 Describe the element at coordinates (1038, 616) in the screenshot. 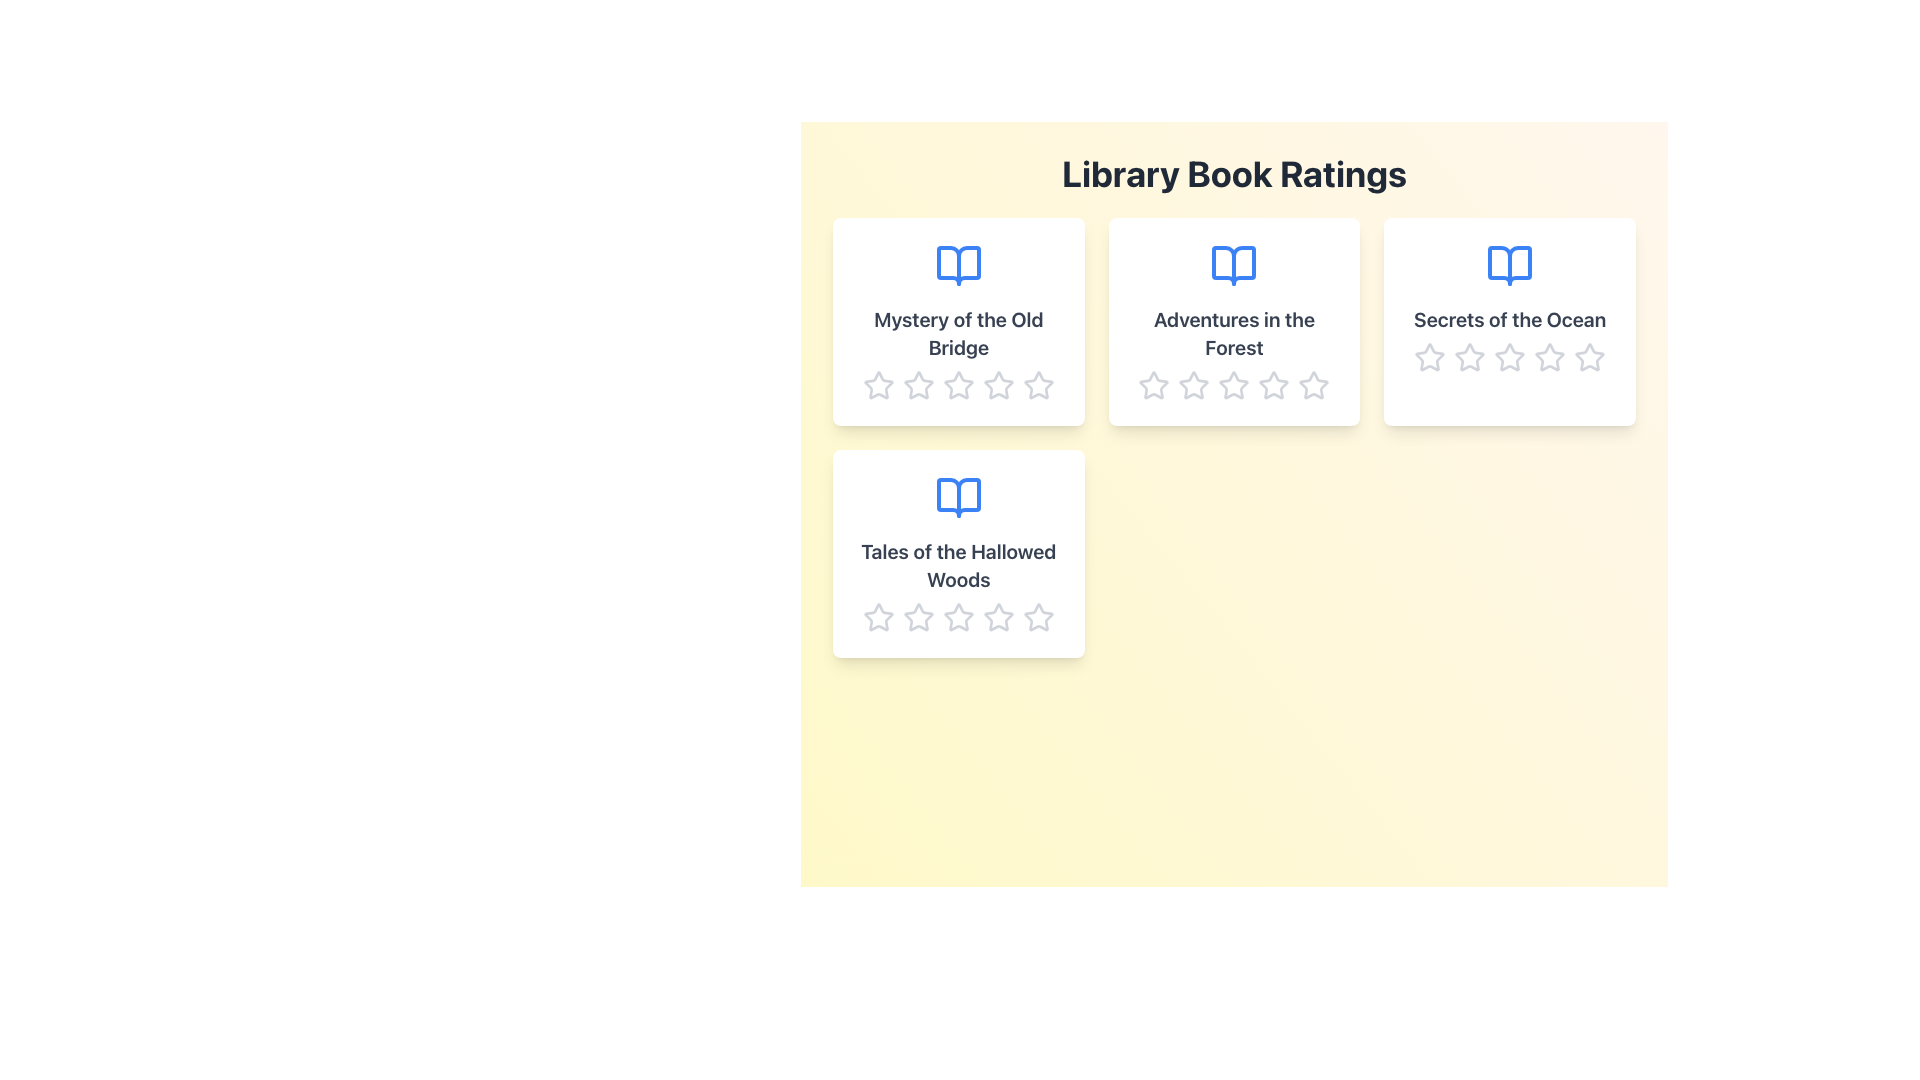

I see `the fifth star icon` at that location.